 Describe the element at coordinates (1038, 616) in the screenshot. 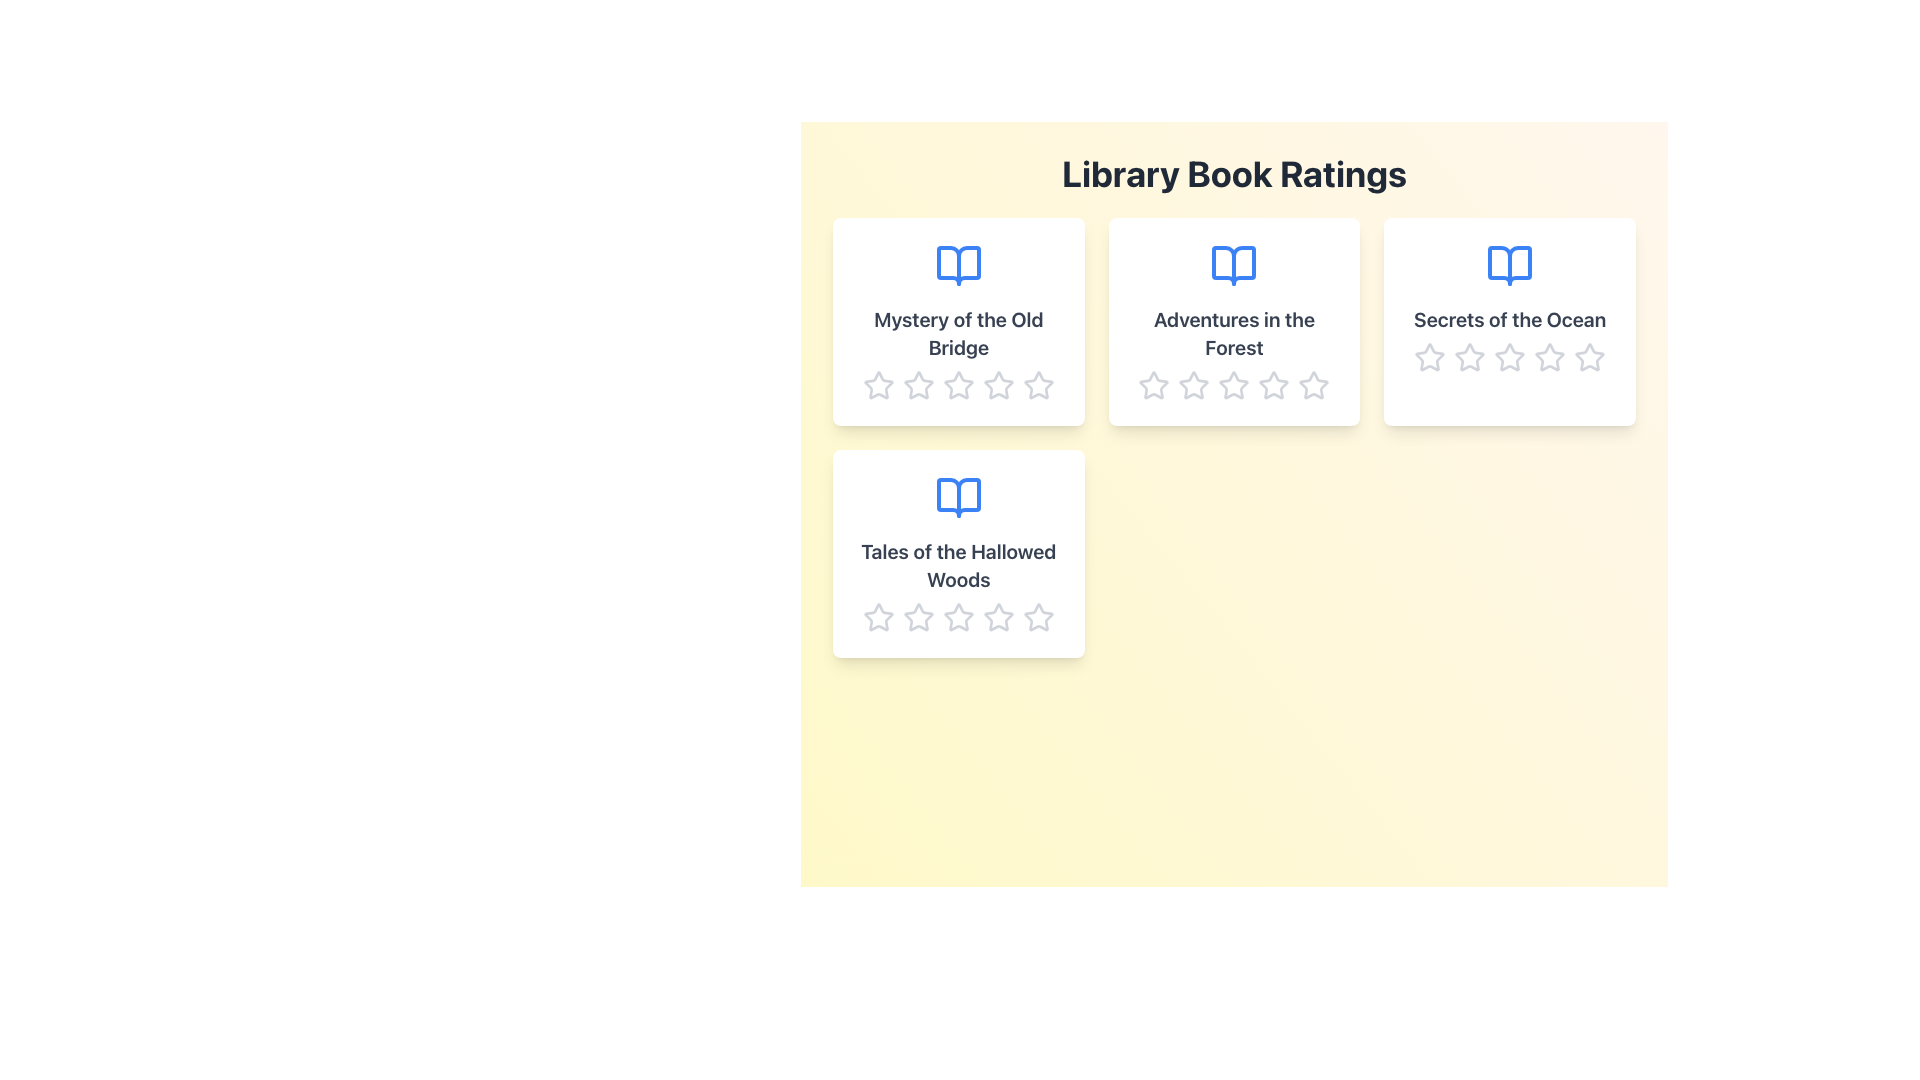

I see `the fifth star icon` at that location.